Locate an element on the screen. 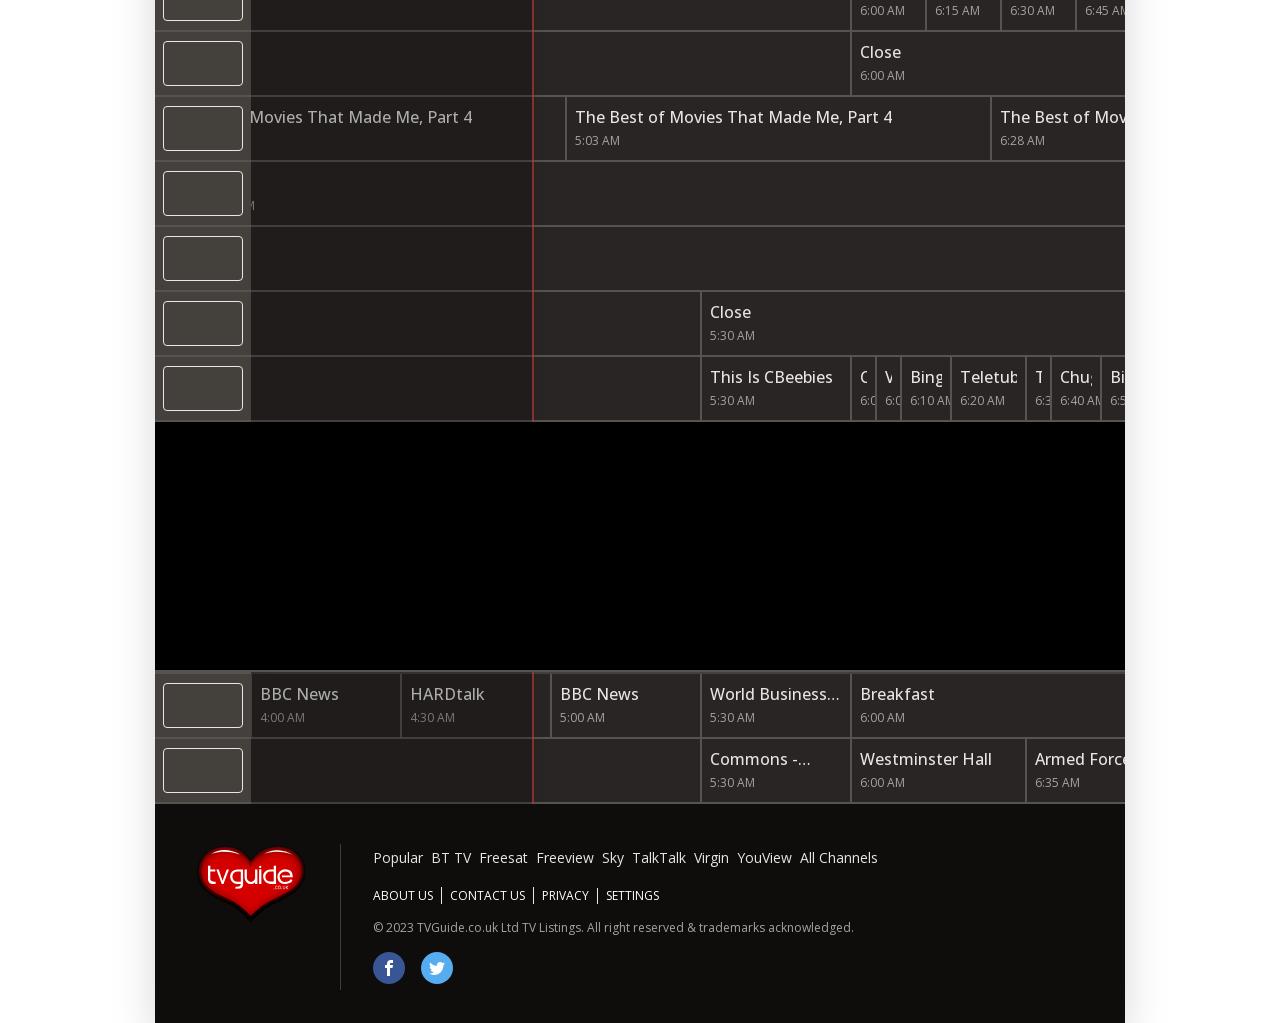  '5:00 AM' is located at coordinates (581, 717).